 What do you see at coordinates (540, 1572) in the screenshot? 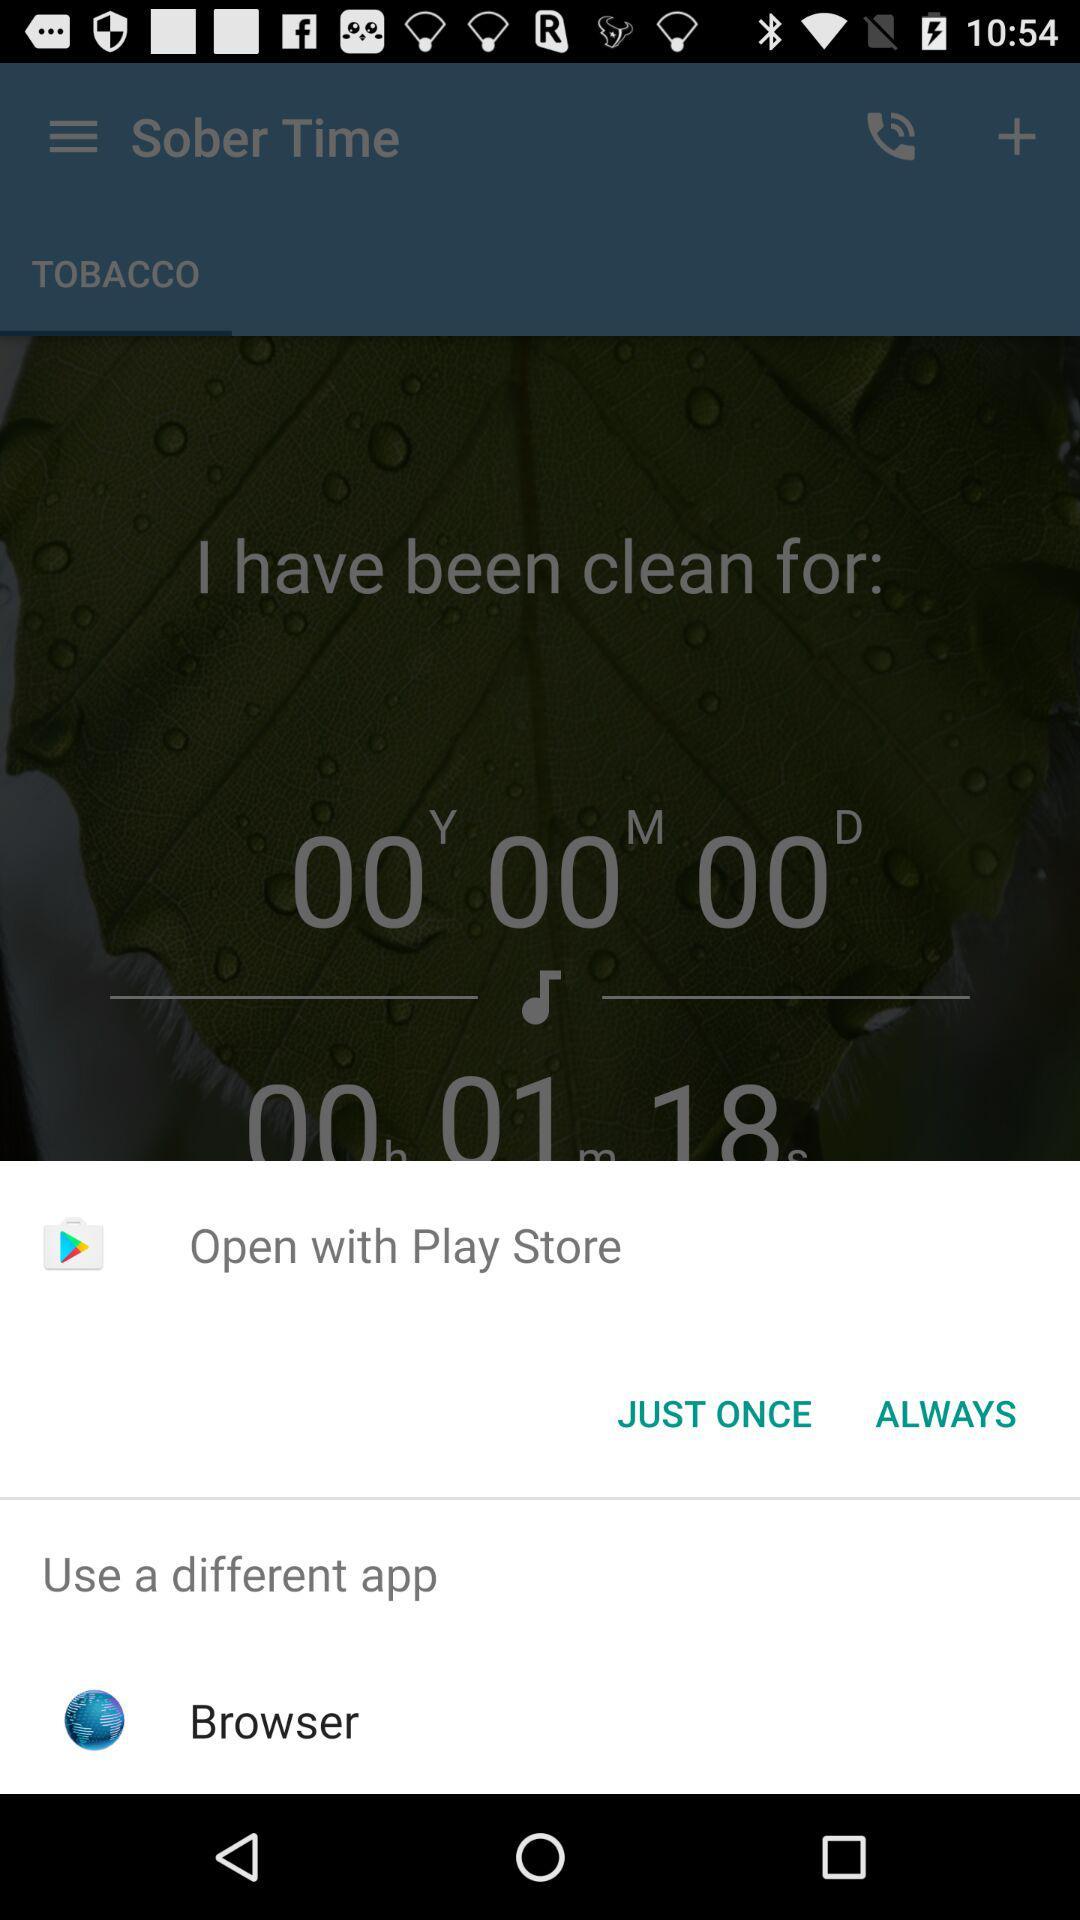
I see `item above browser app` at bounding box center [540, 1572].